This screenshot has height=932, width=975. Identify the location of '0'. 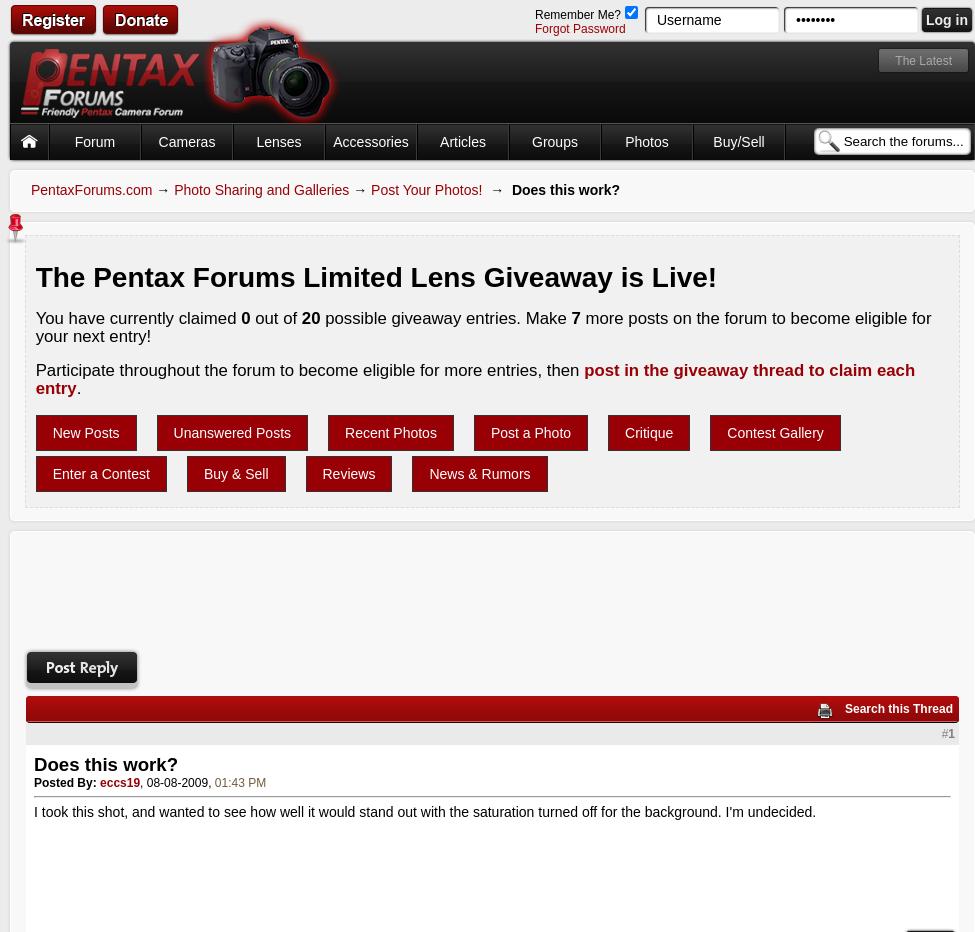
(245, 317).